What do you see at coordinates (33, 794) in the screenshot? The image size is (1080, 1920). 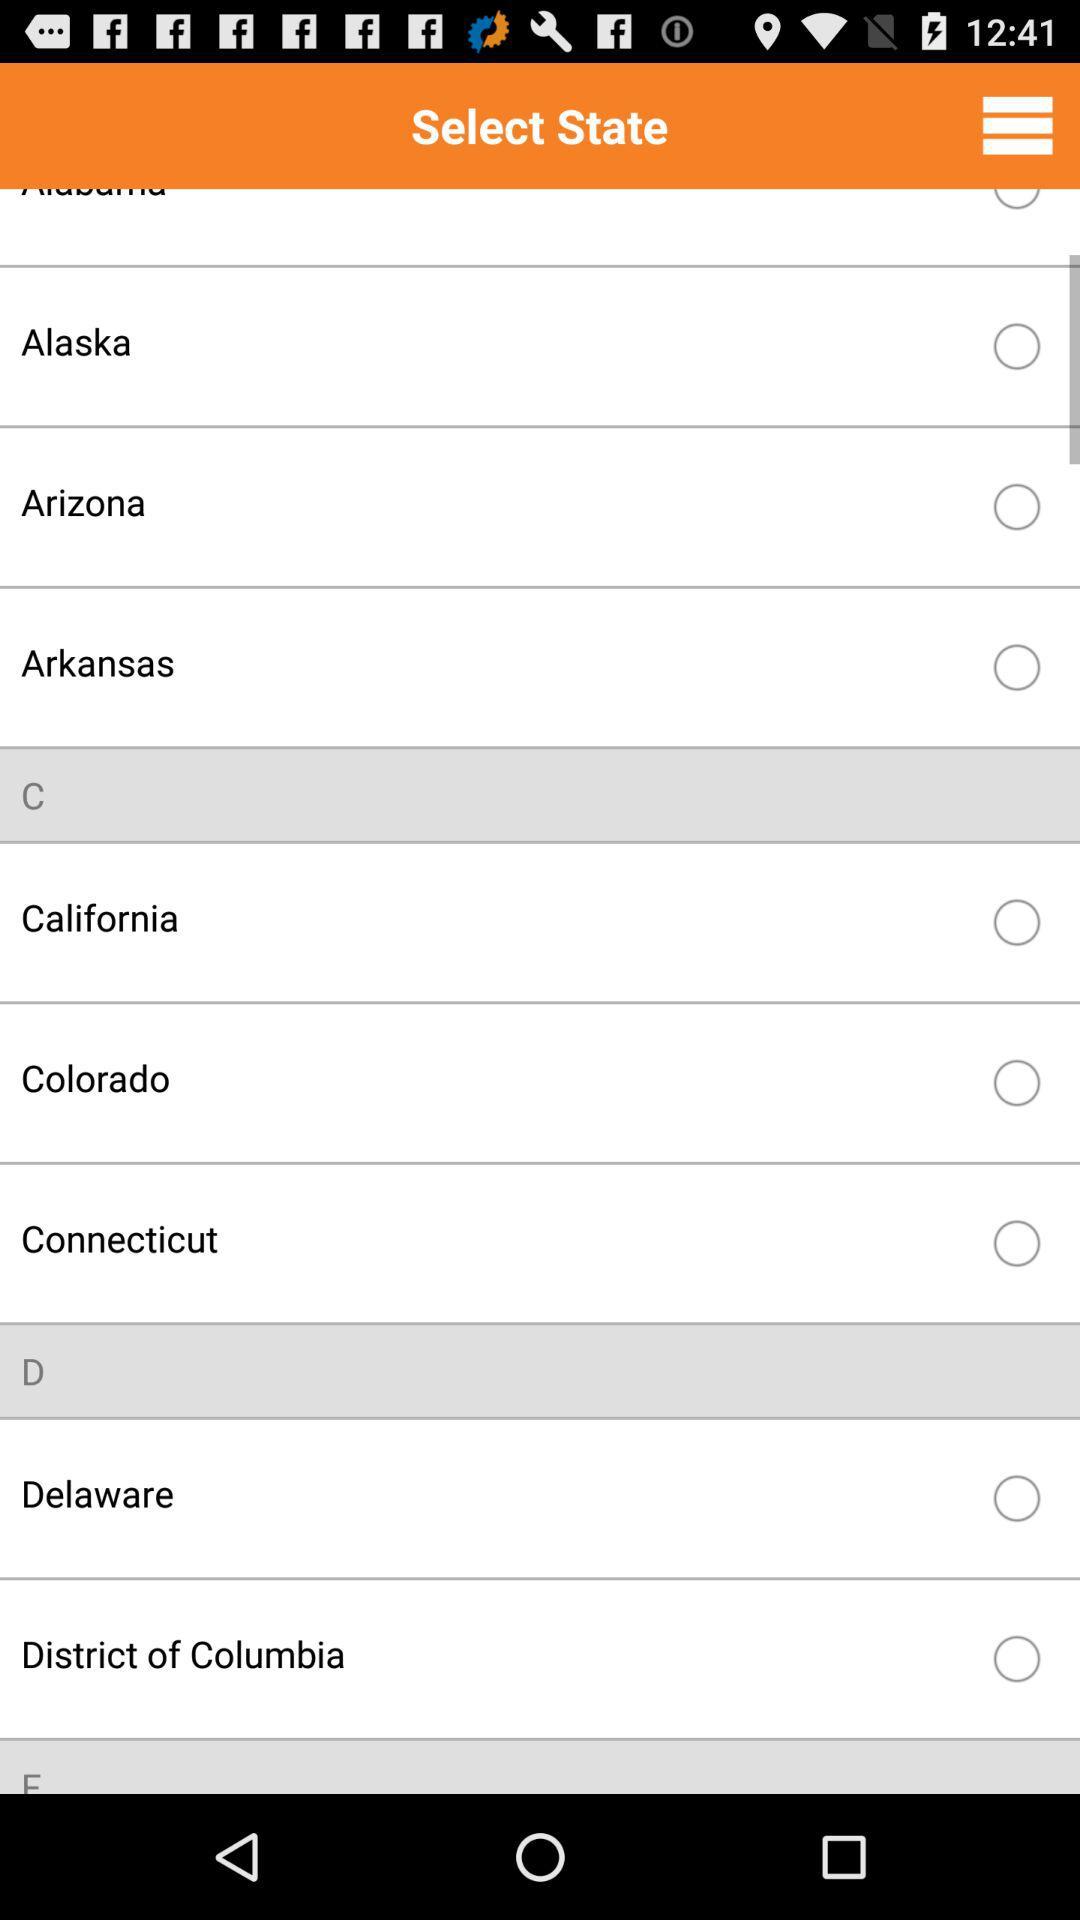 I see `the item above the california item` at bounding box center [33, 794].